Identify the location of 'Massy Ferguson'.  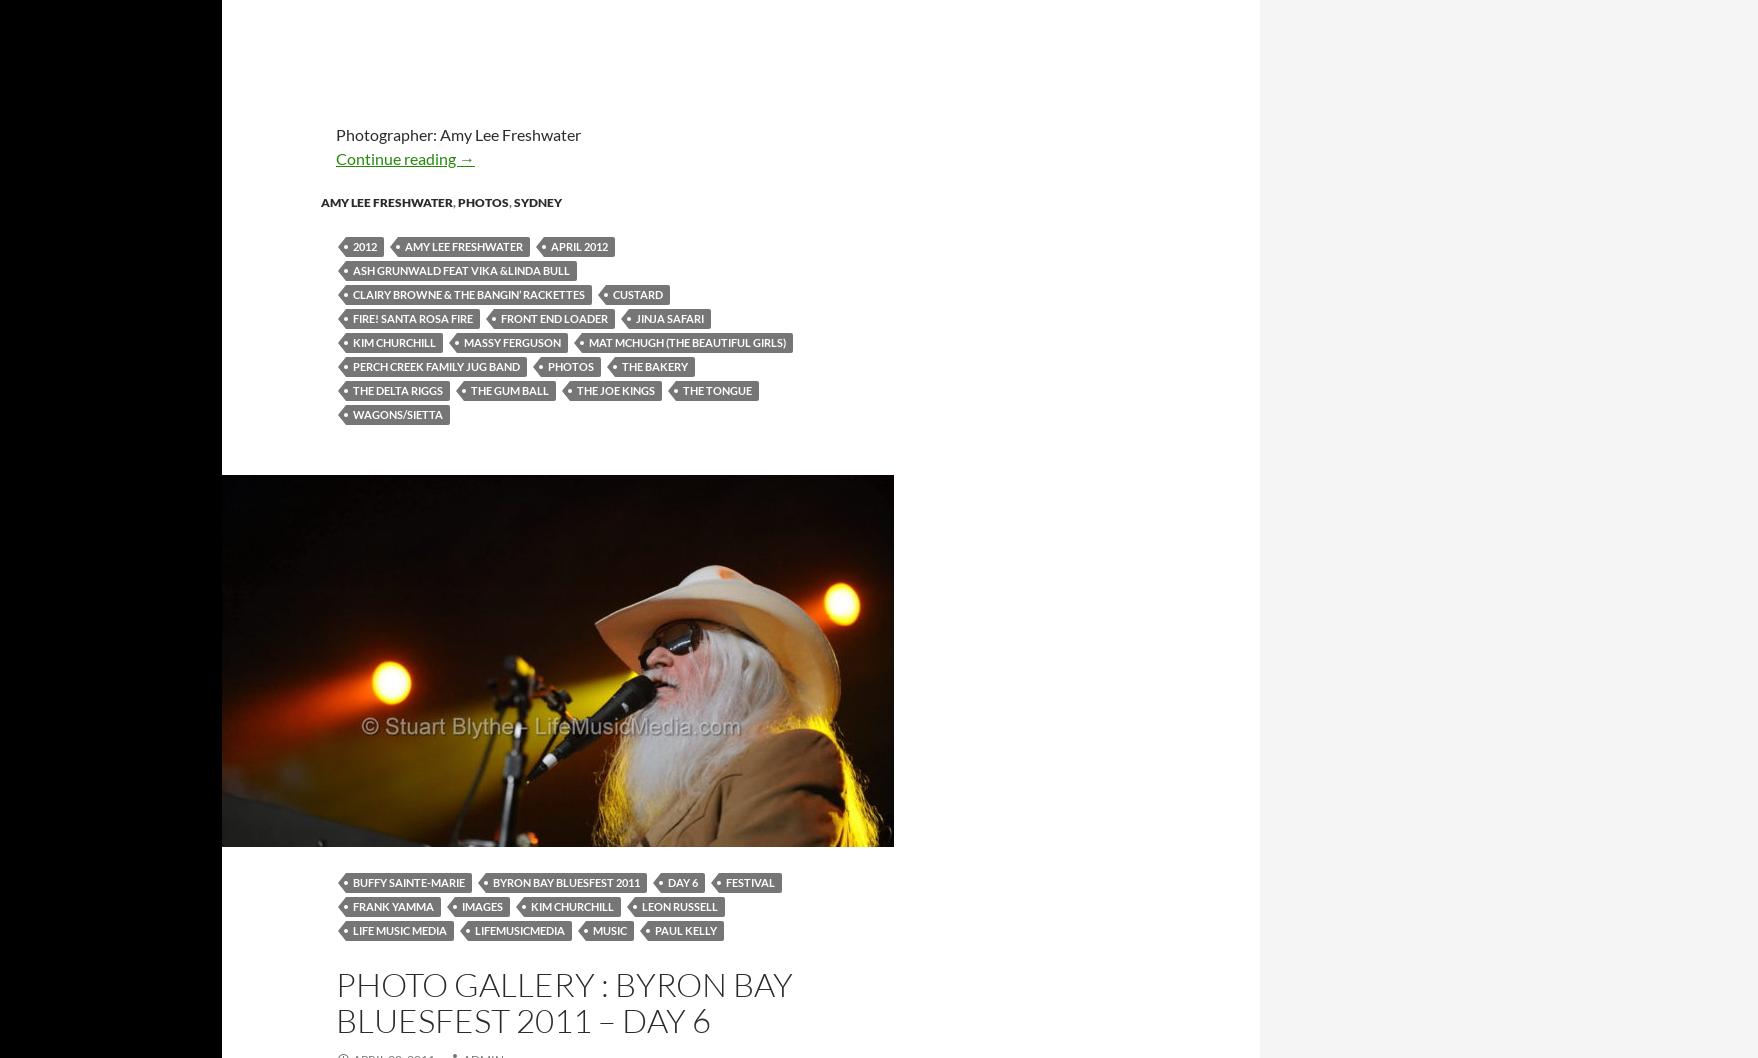
(511, 340).